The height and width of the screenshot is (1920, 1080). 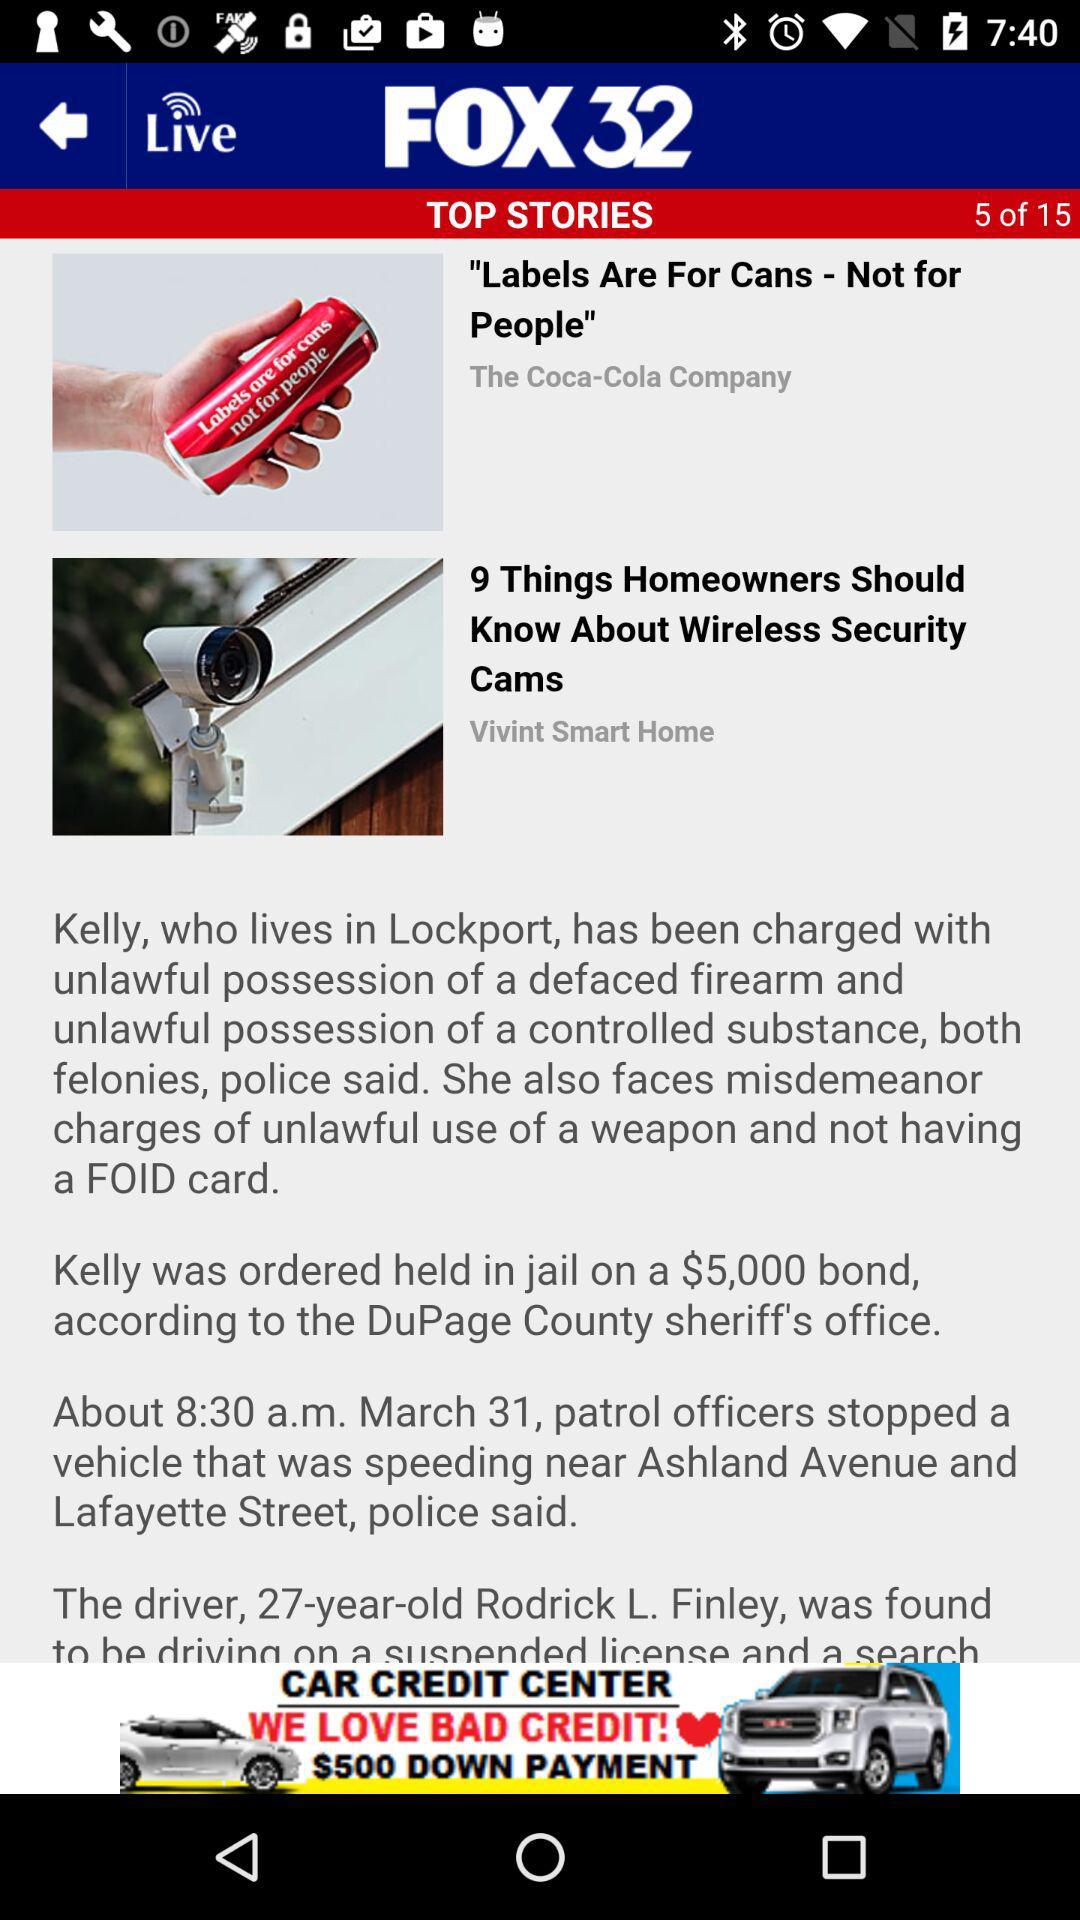 What do you see at coordinates (61, 124) in the screenshot?
I see `back button` at bounding box center [61, 124].